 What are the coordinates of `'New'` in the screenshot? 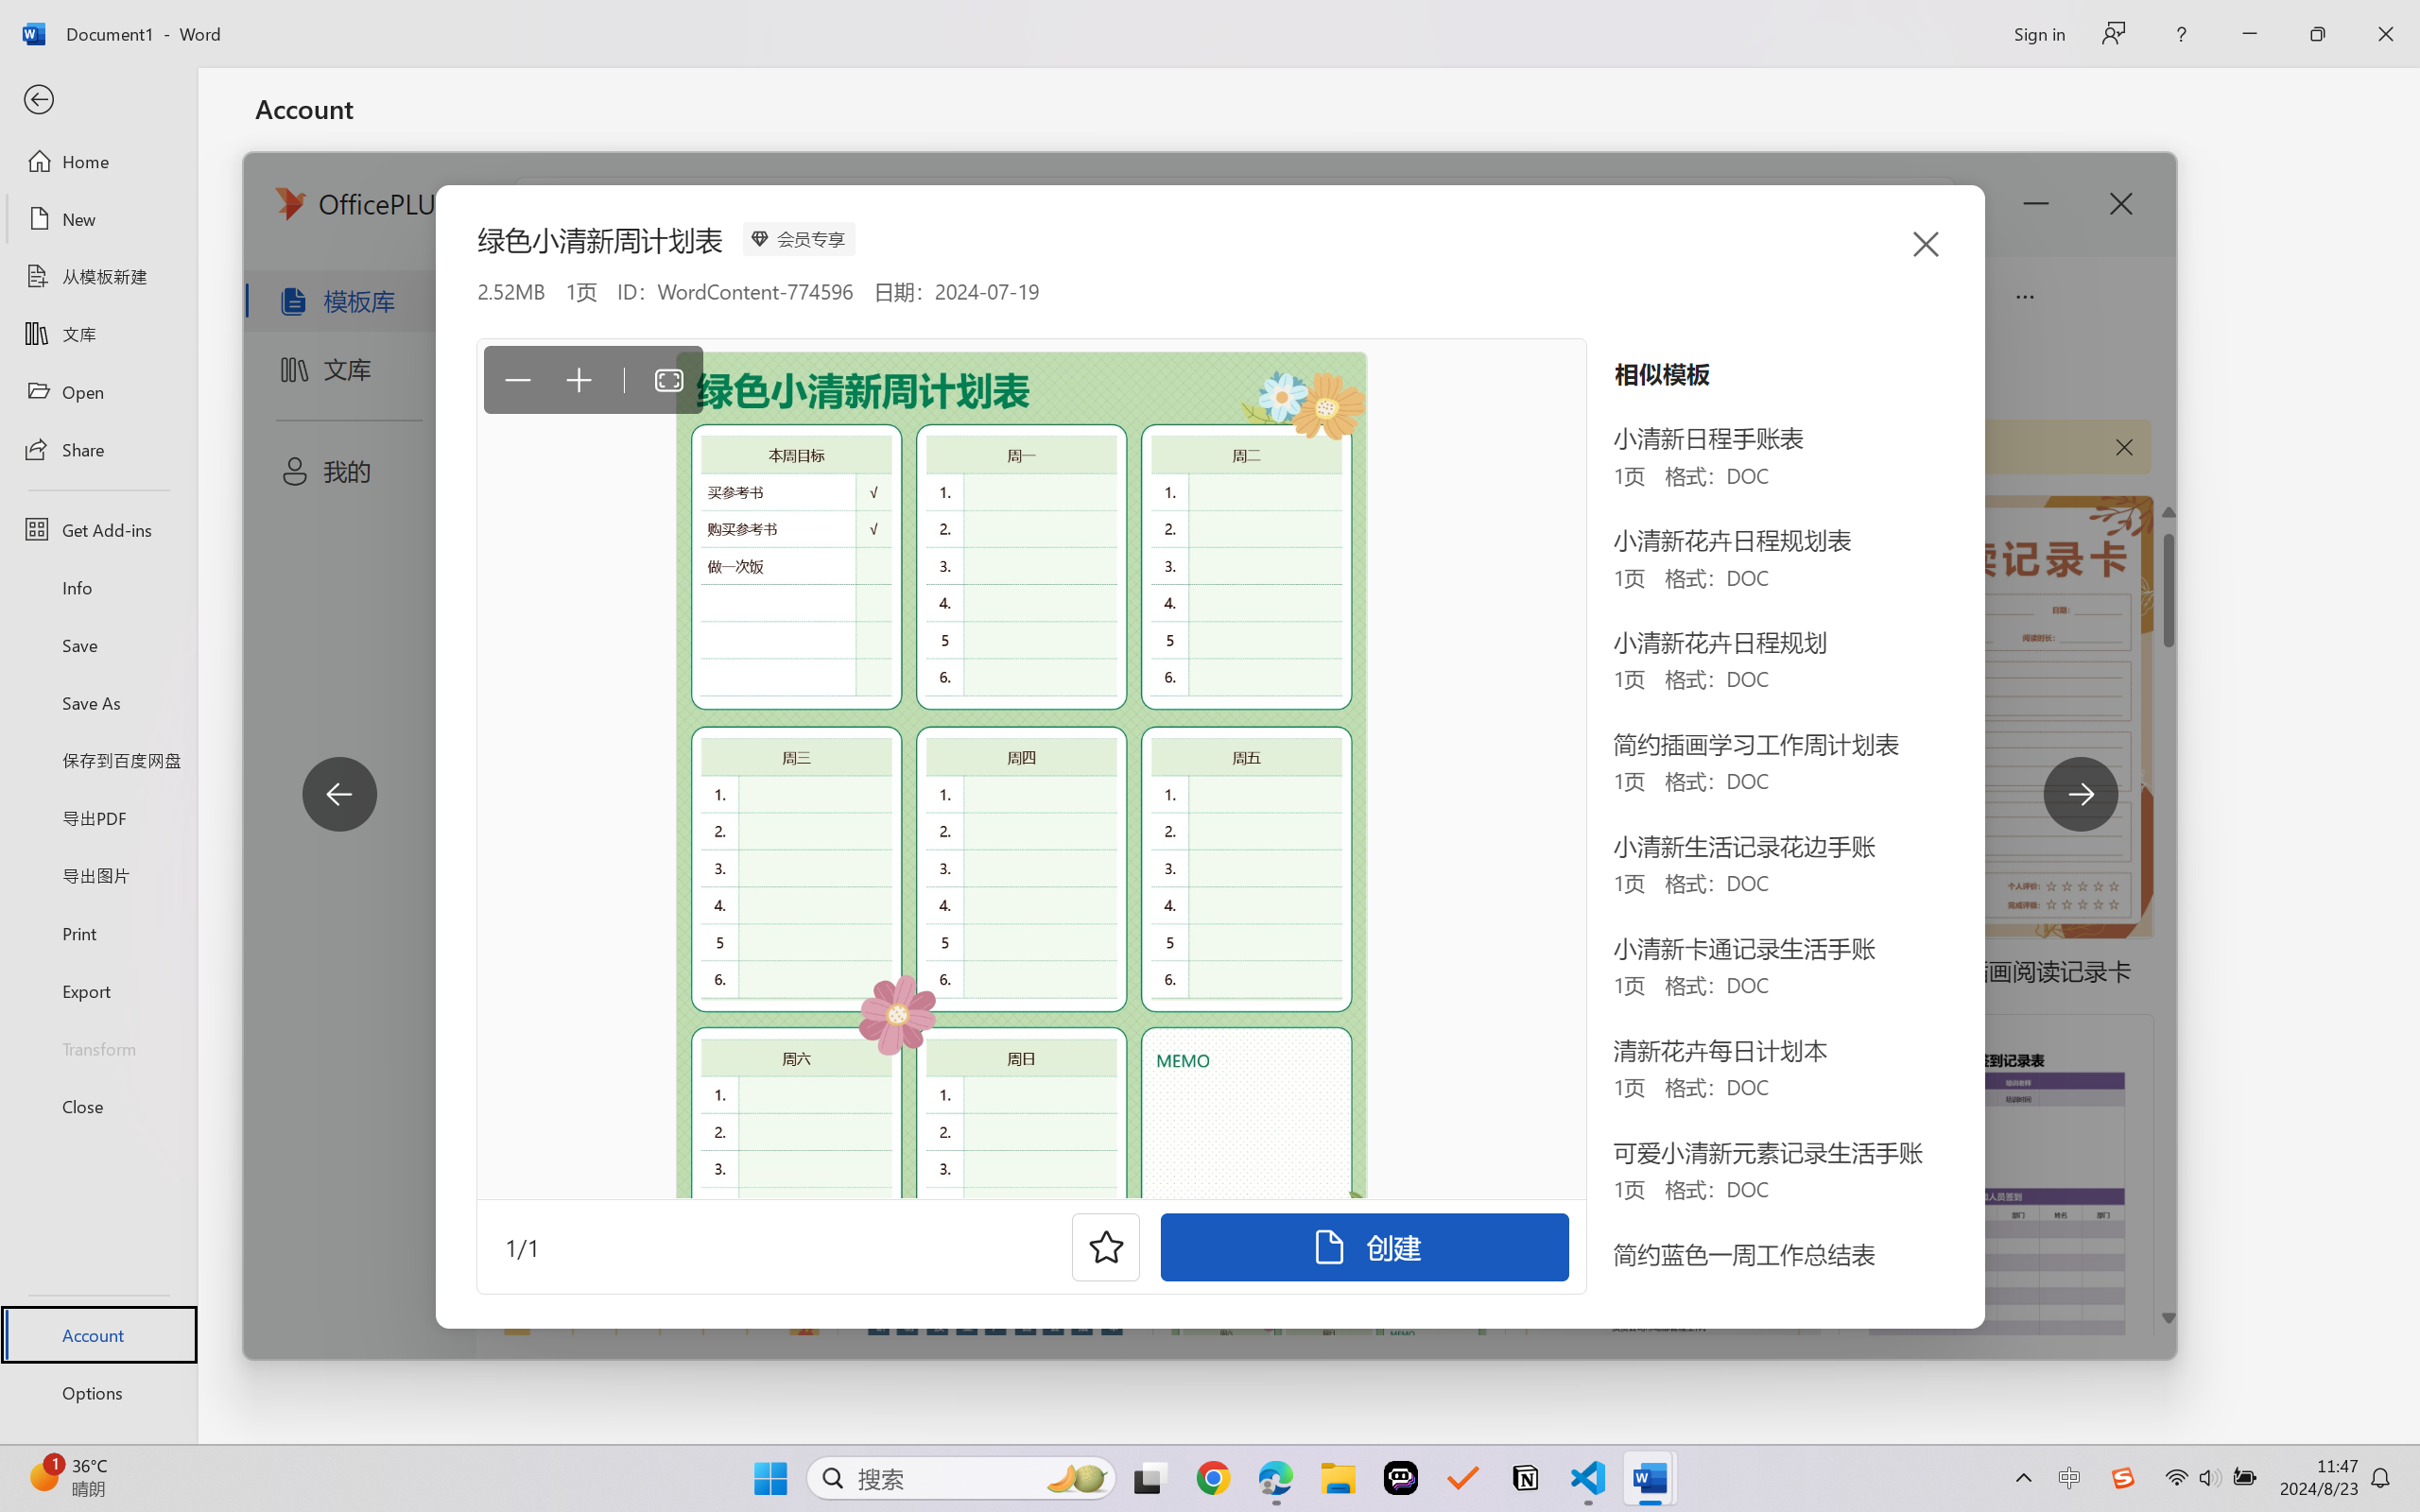 It's located at (97, 217).